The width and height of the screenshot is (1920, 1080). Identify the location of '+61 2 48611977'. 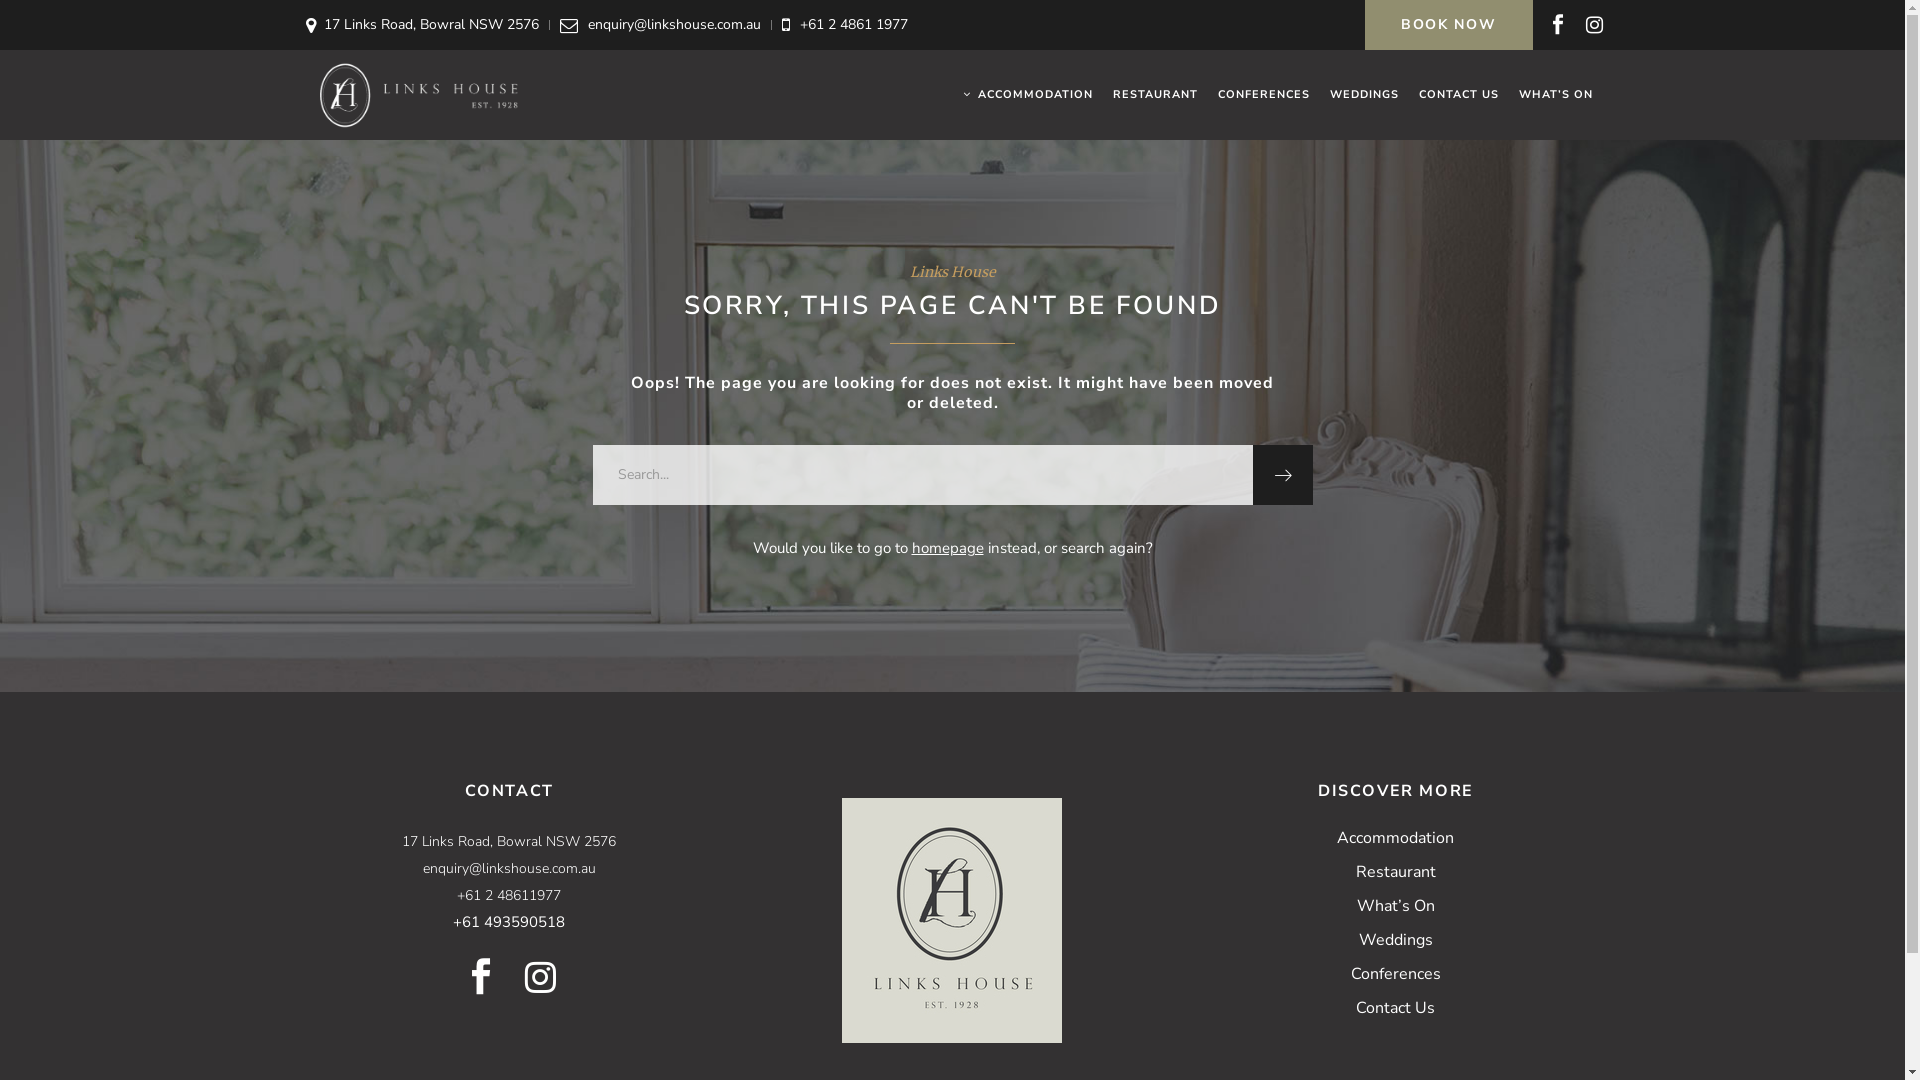
(455, 894).